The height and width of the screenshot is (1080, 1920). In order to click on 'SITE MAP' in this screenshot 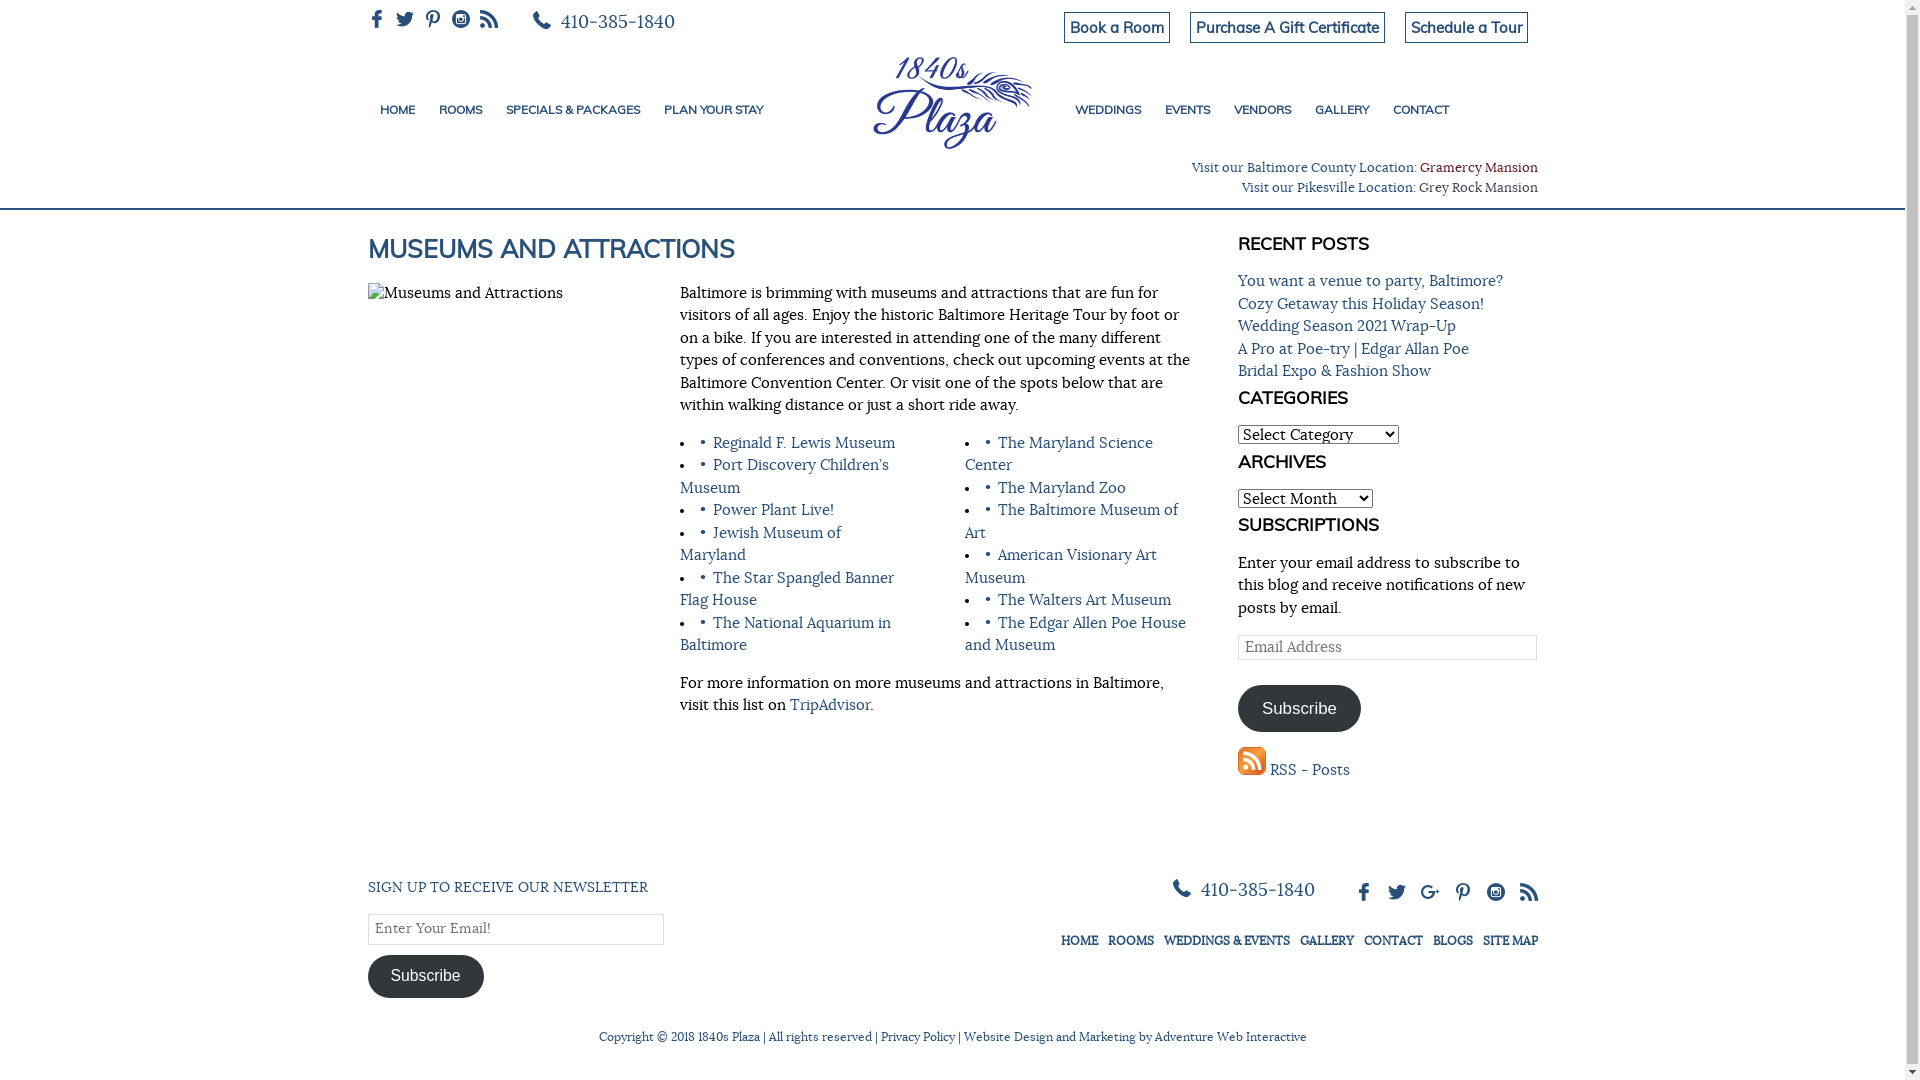, I will do `click(1509, 940)`.